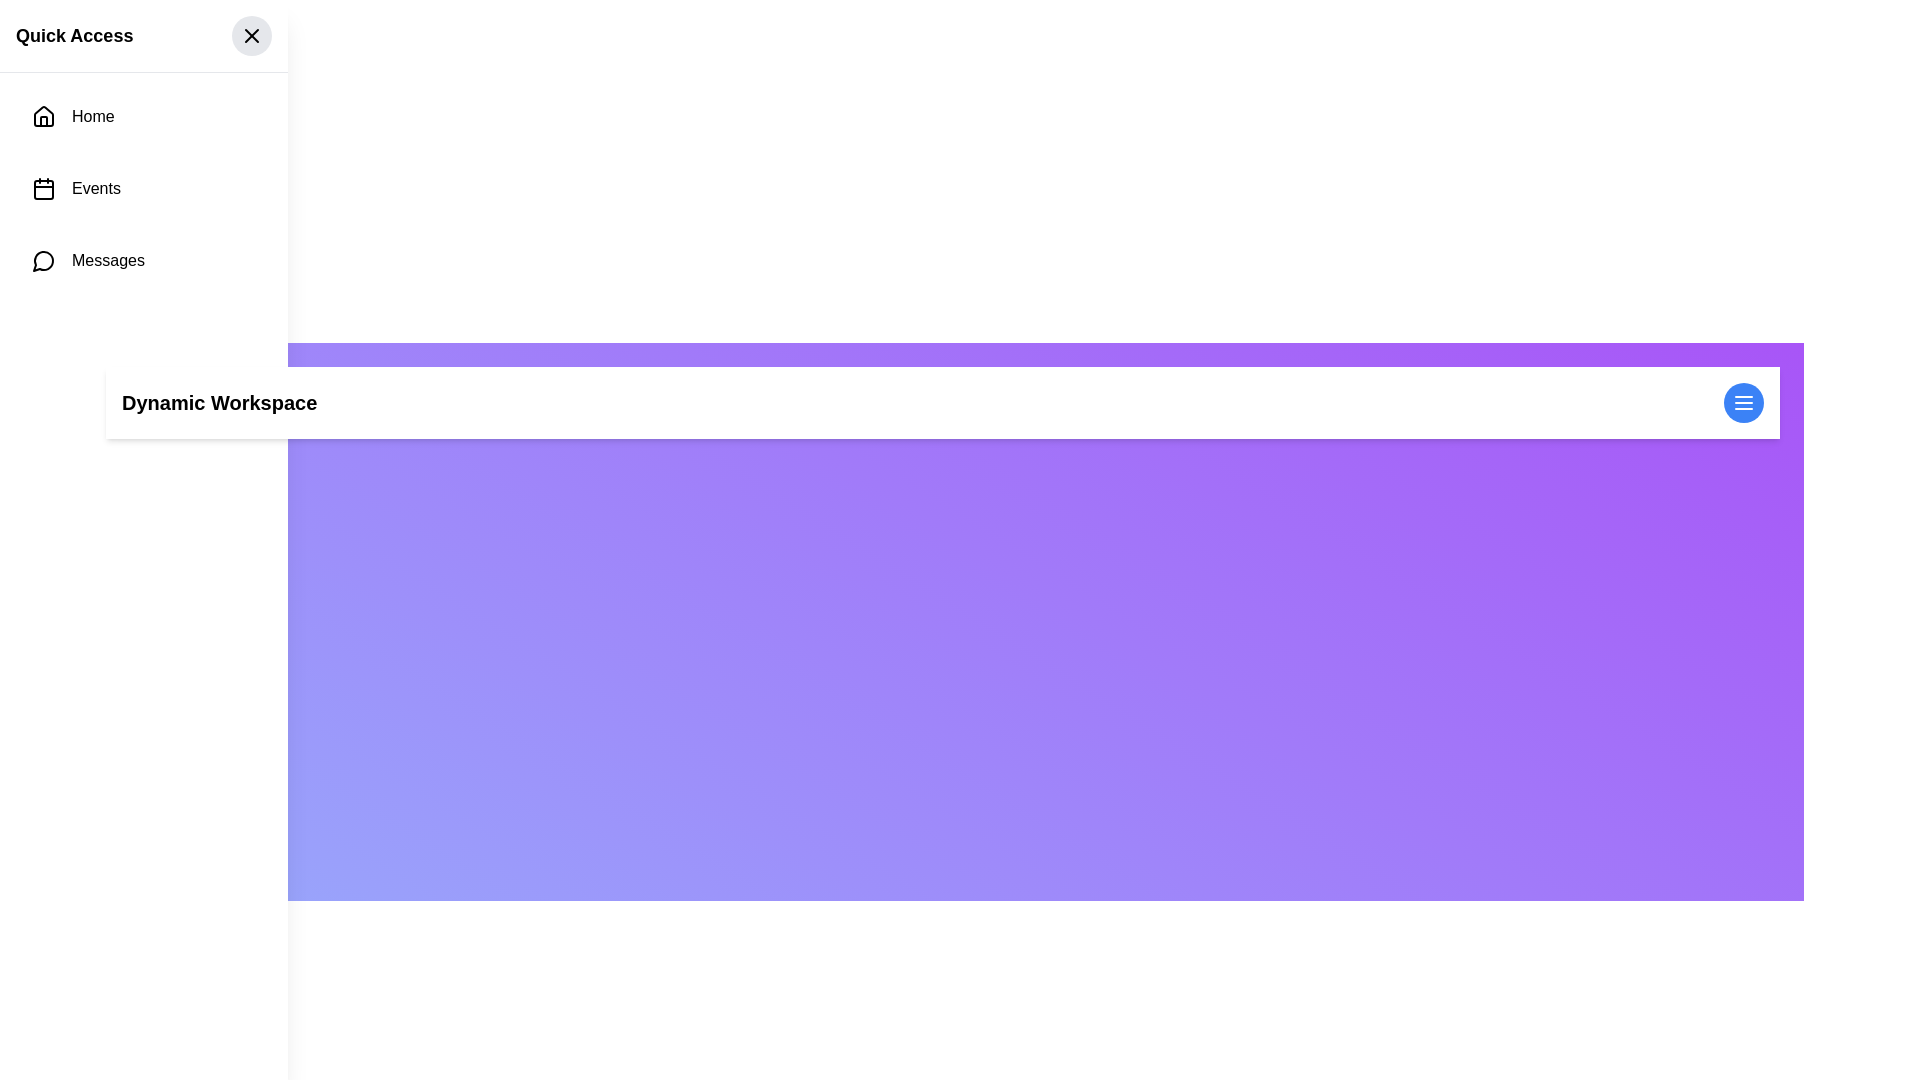 The image size is (1920, 1080). I want to click on the 'Events' button, so click(143, 189).